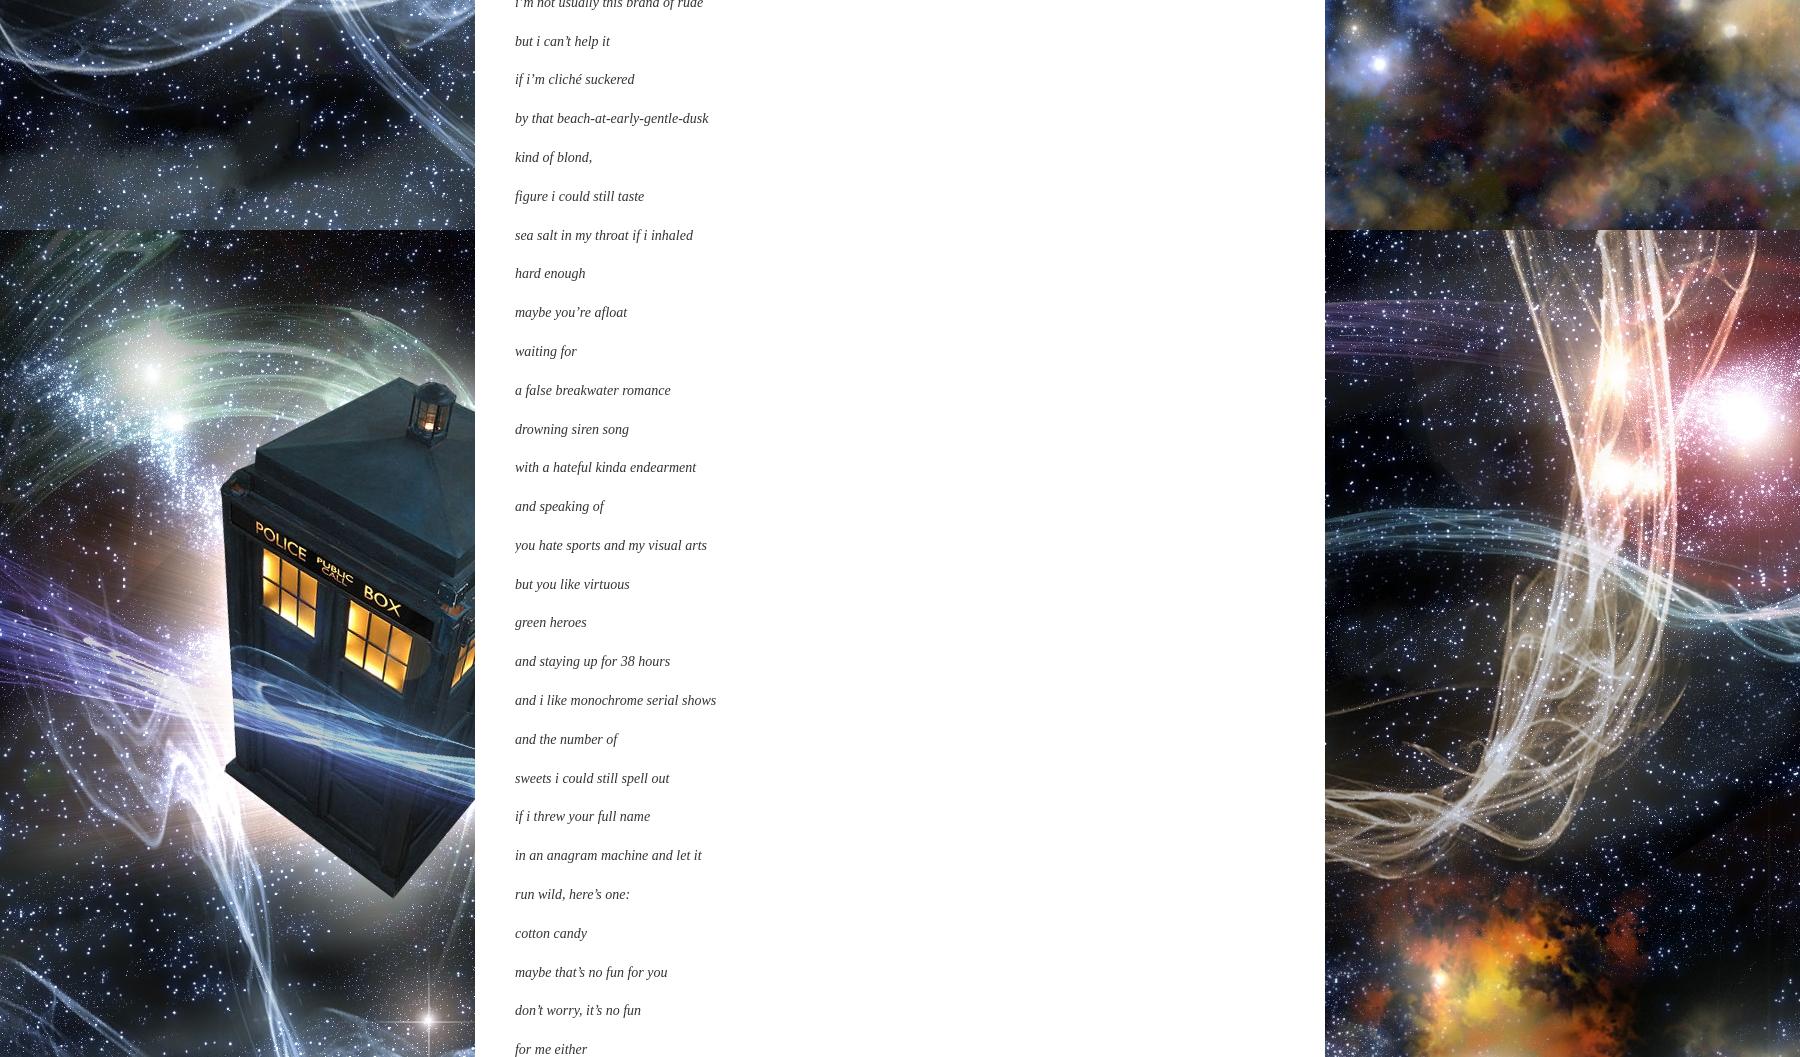 The image size is (1800, 1057). Describe the element at coordinates (597, 539) in the screenshot. I see `'american blue in the very pits'` at that location.